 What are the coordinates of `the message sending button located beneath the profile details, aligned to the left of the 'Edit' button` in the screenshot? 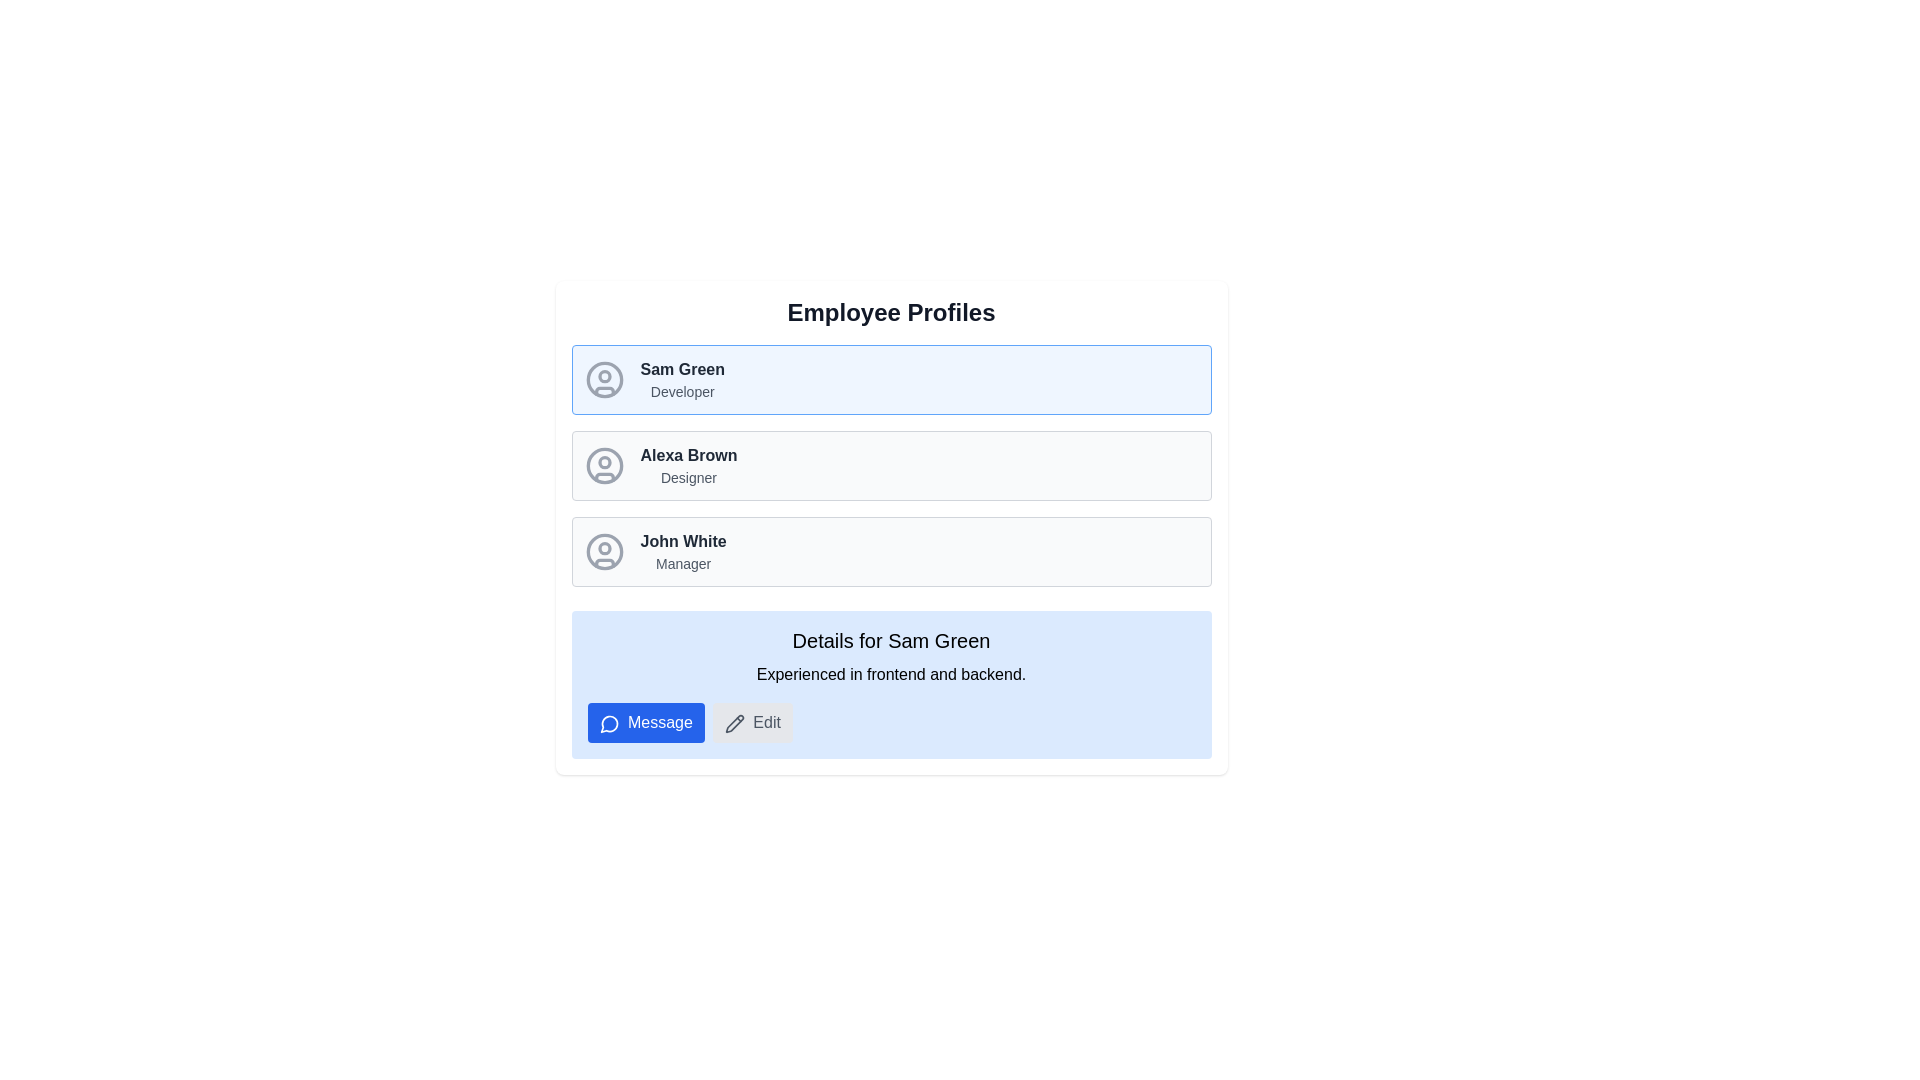 It's located at (646, 722).